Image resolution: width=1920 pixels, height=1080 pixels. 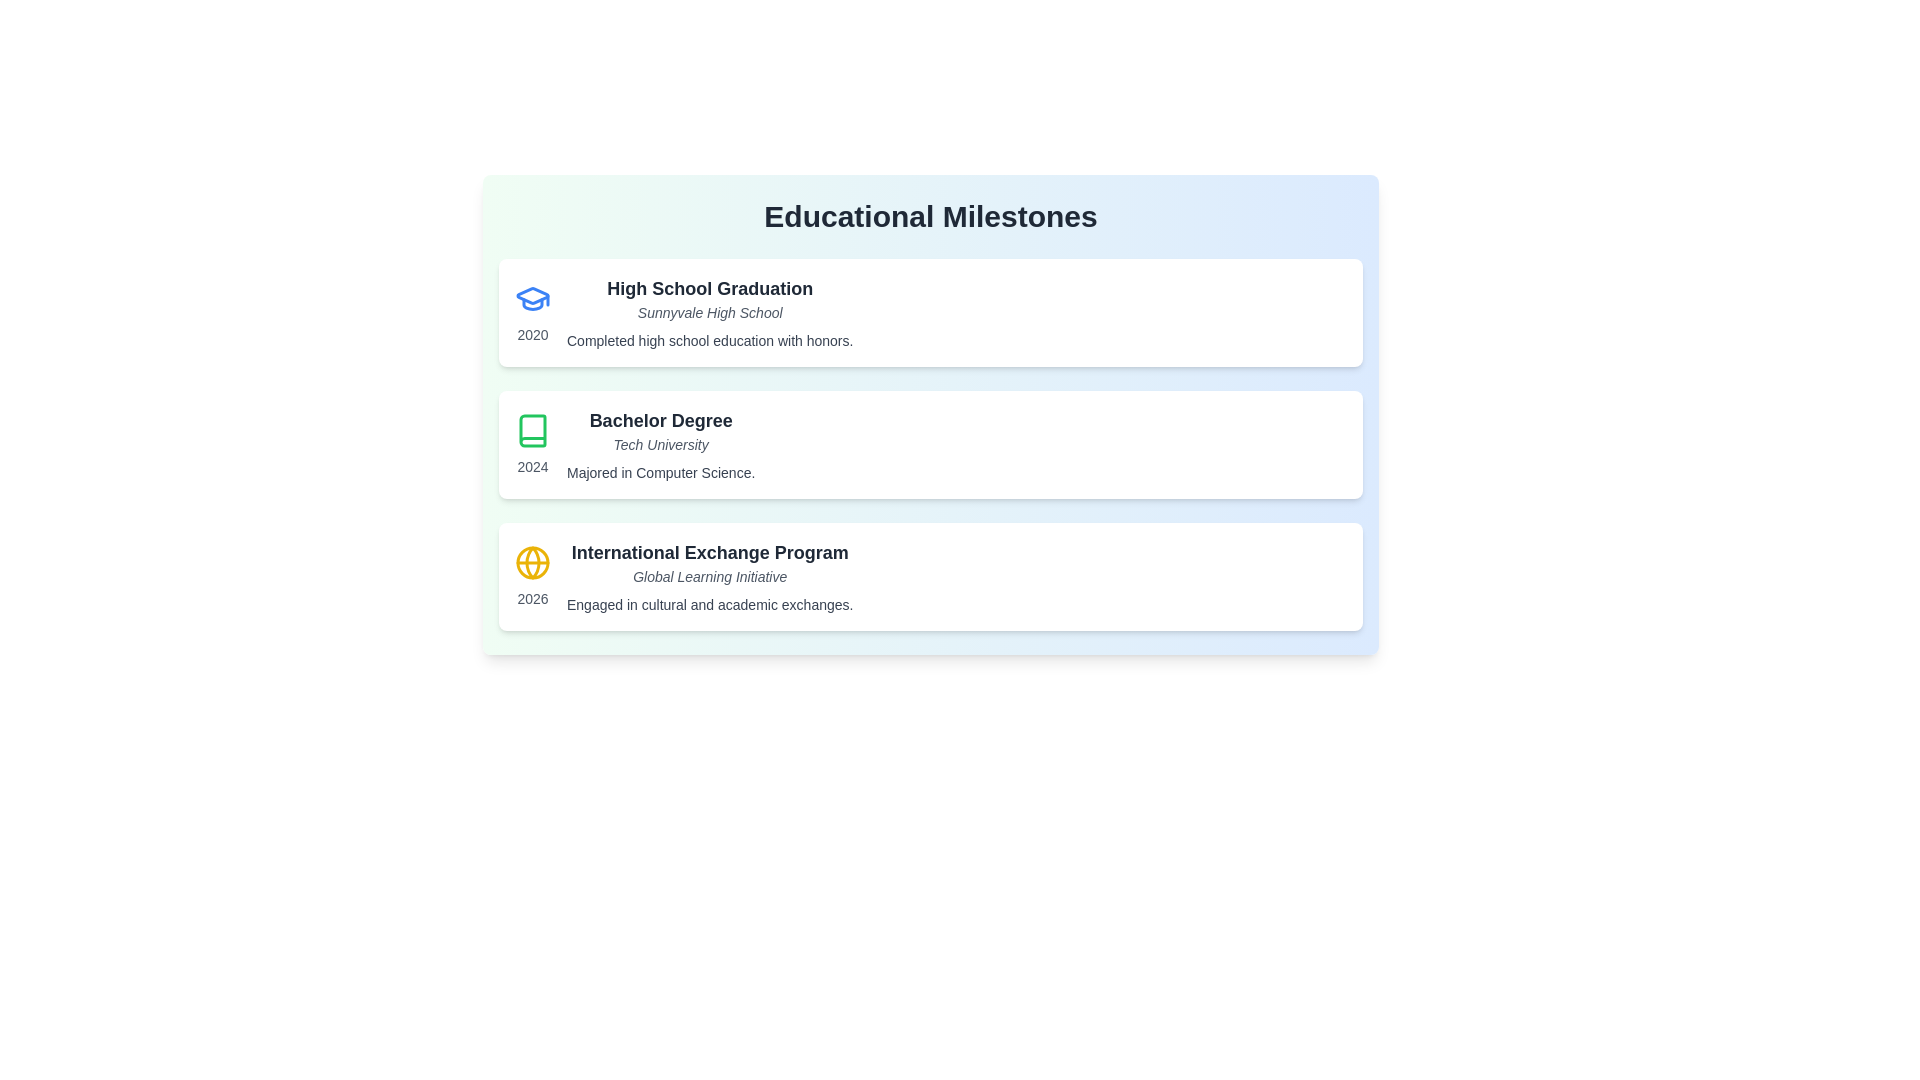 I want to click on the green book-like icon located in the milestone entry marked '2024', positioned above the year text '2024' in the left column, so click(x=532, y=430).